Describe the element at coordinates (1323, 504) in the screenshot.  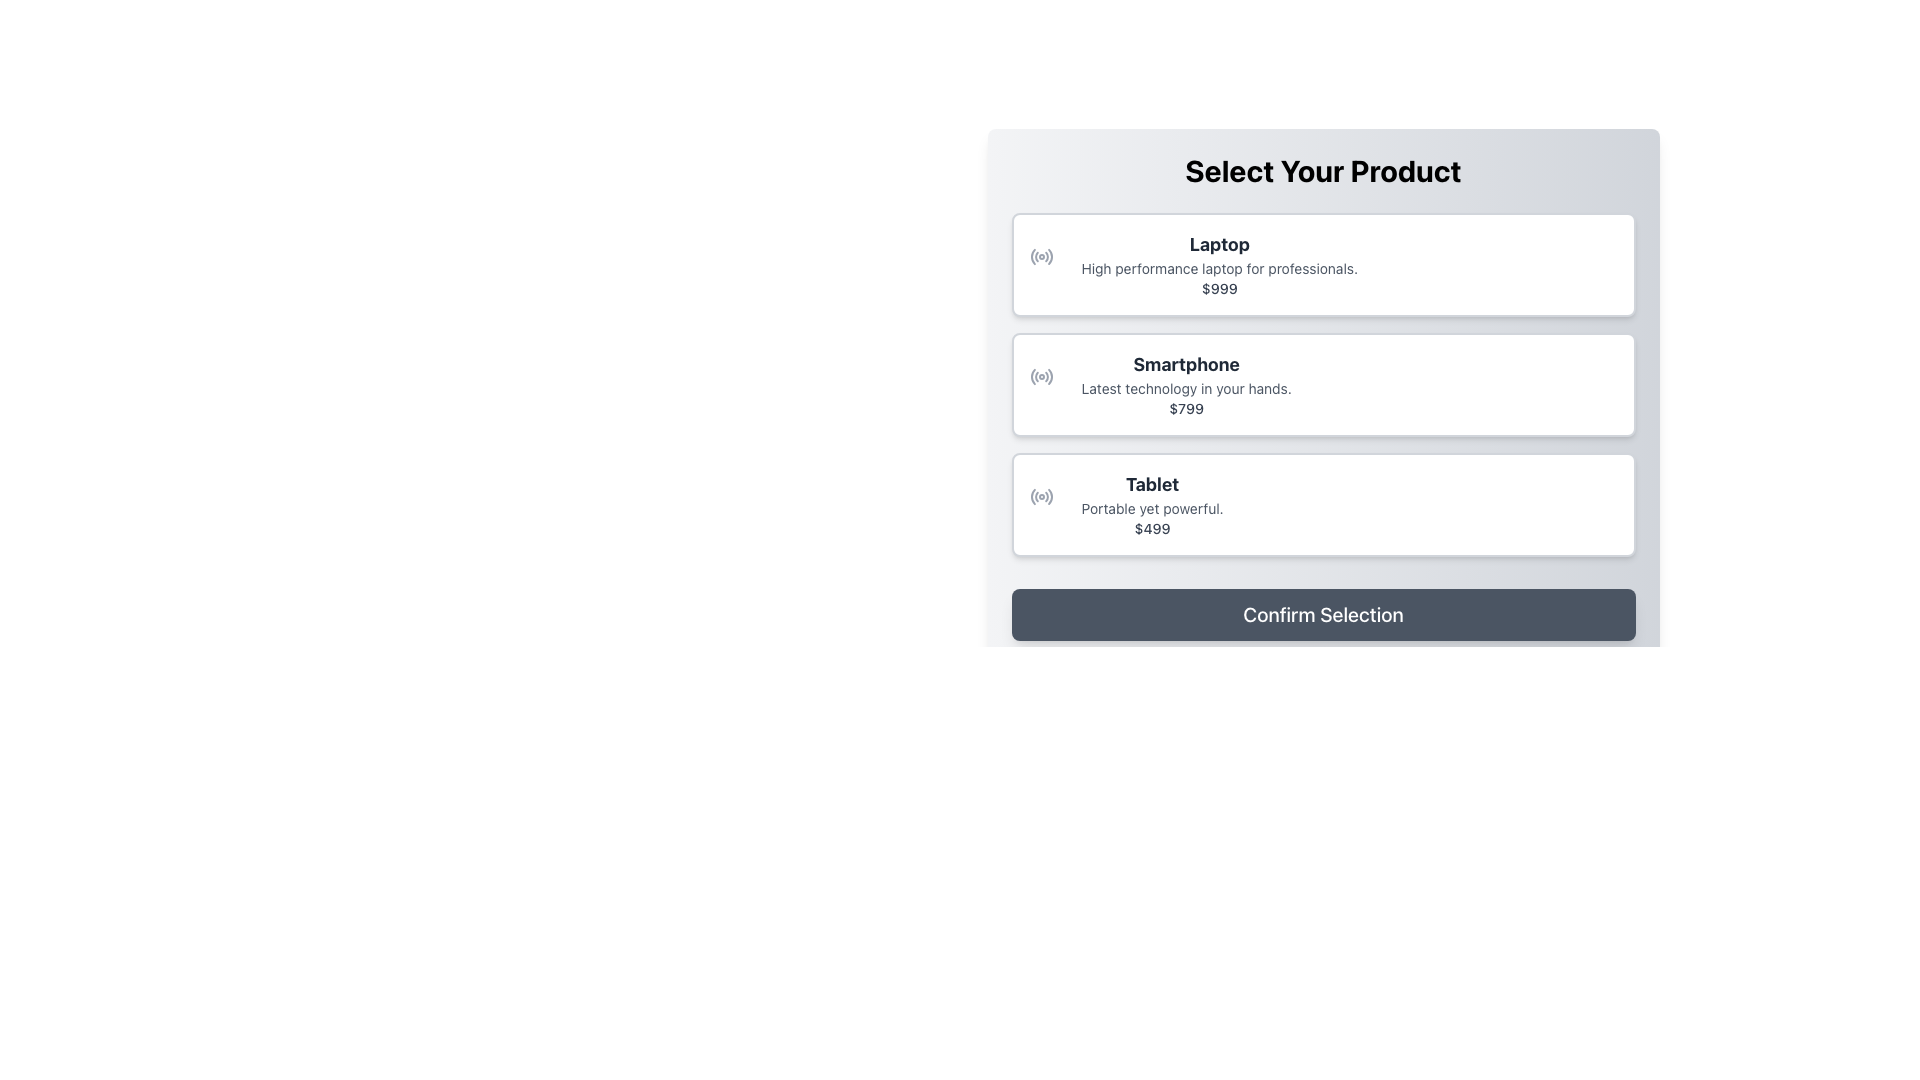
I see `the selectable card labeled 'Tablet'` at that location.